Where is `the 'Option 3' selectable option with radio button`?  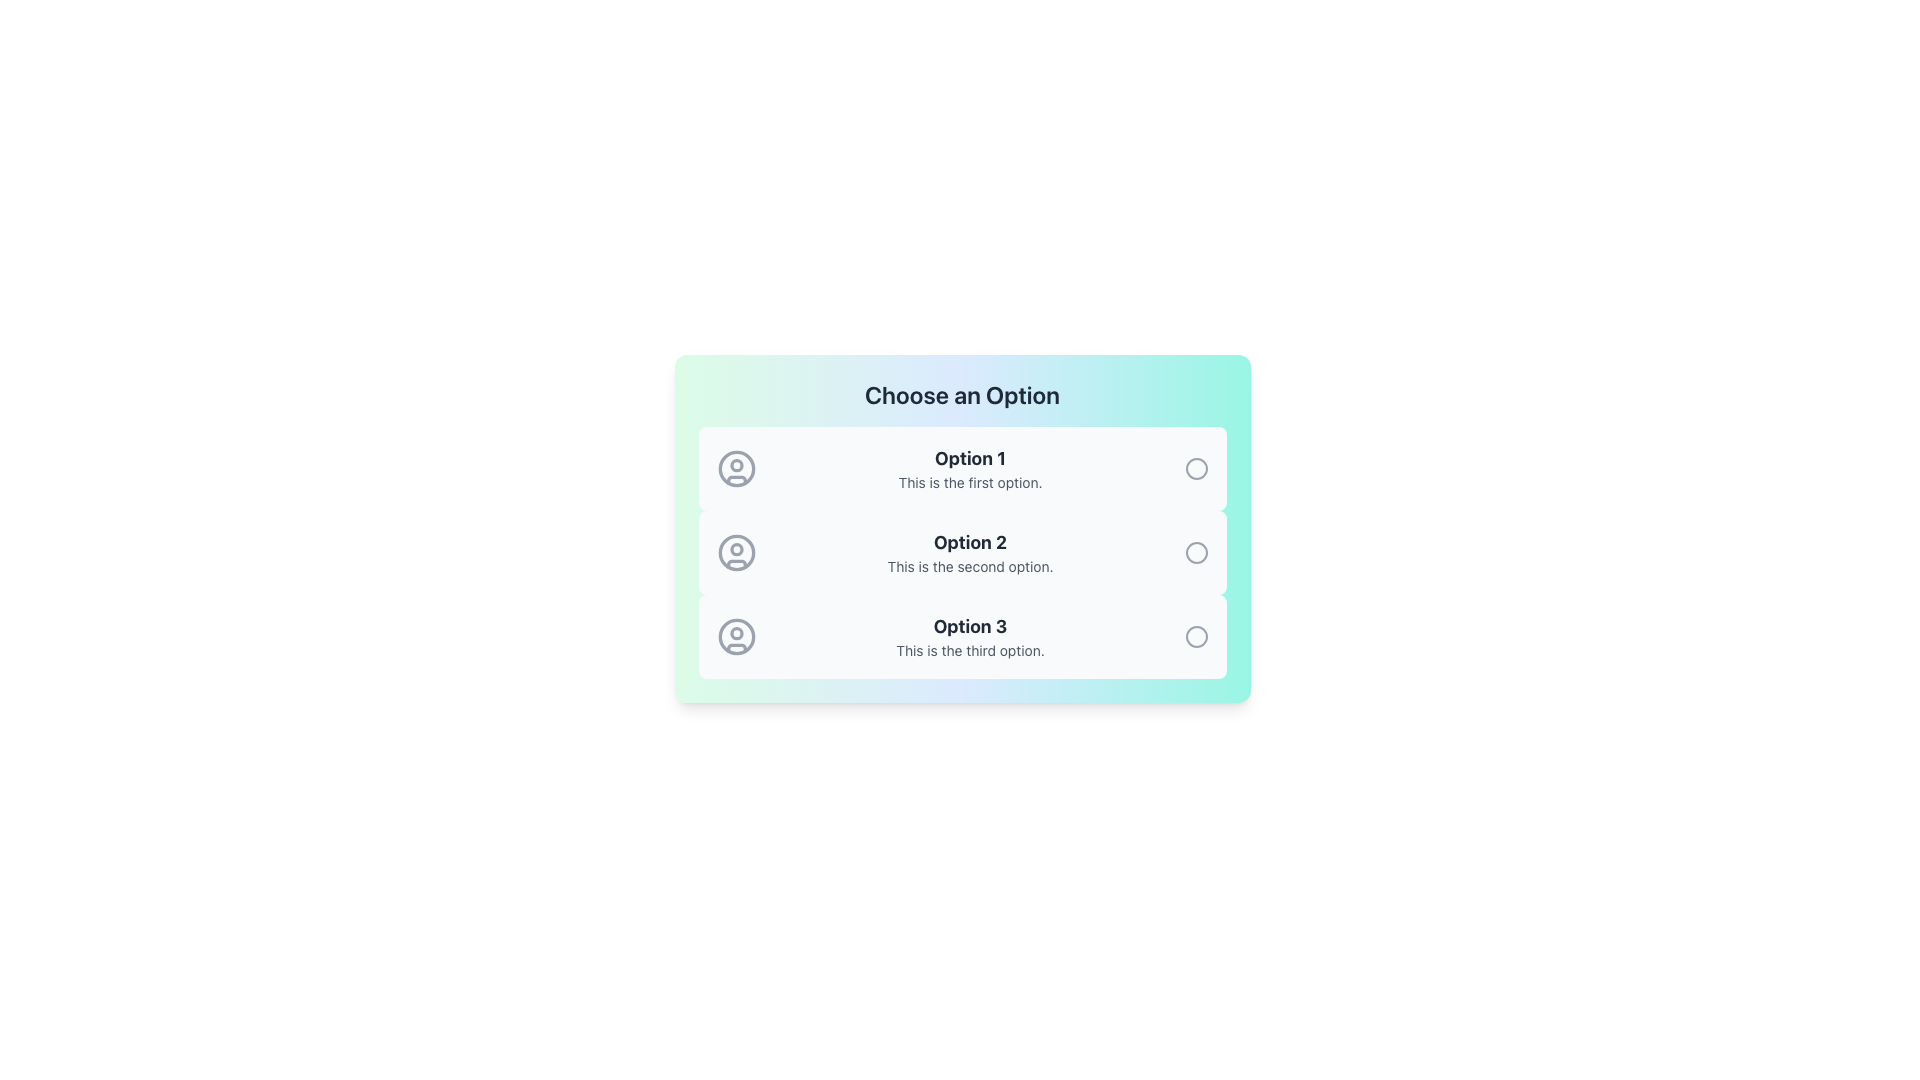 the 'Option 3' selectable option with radio button is located at coordinates (962, 636).